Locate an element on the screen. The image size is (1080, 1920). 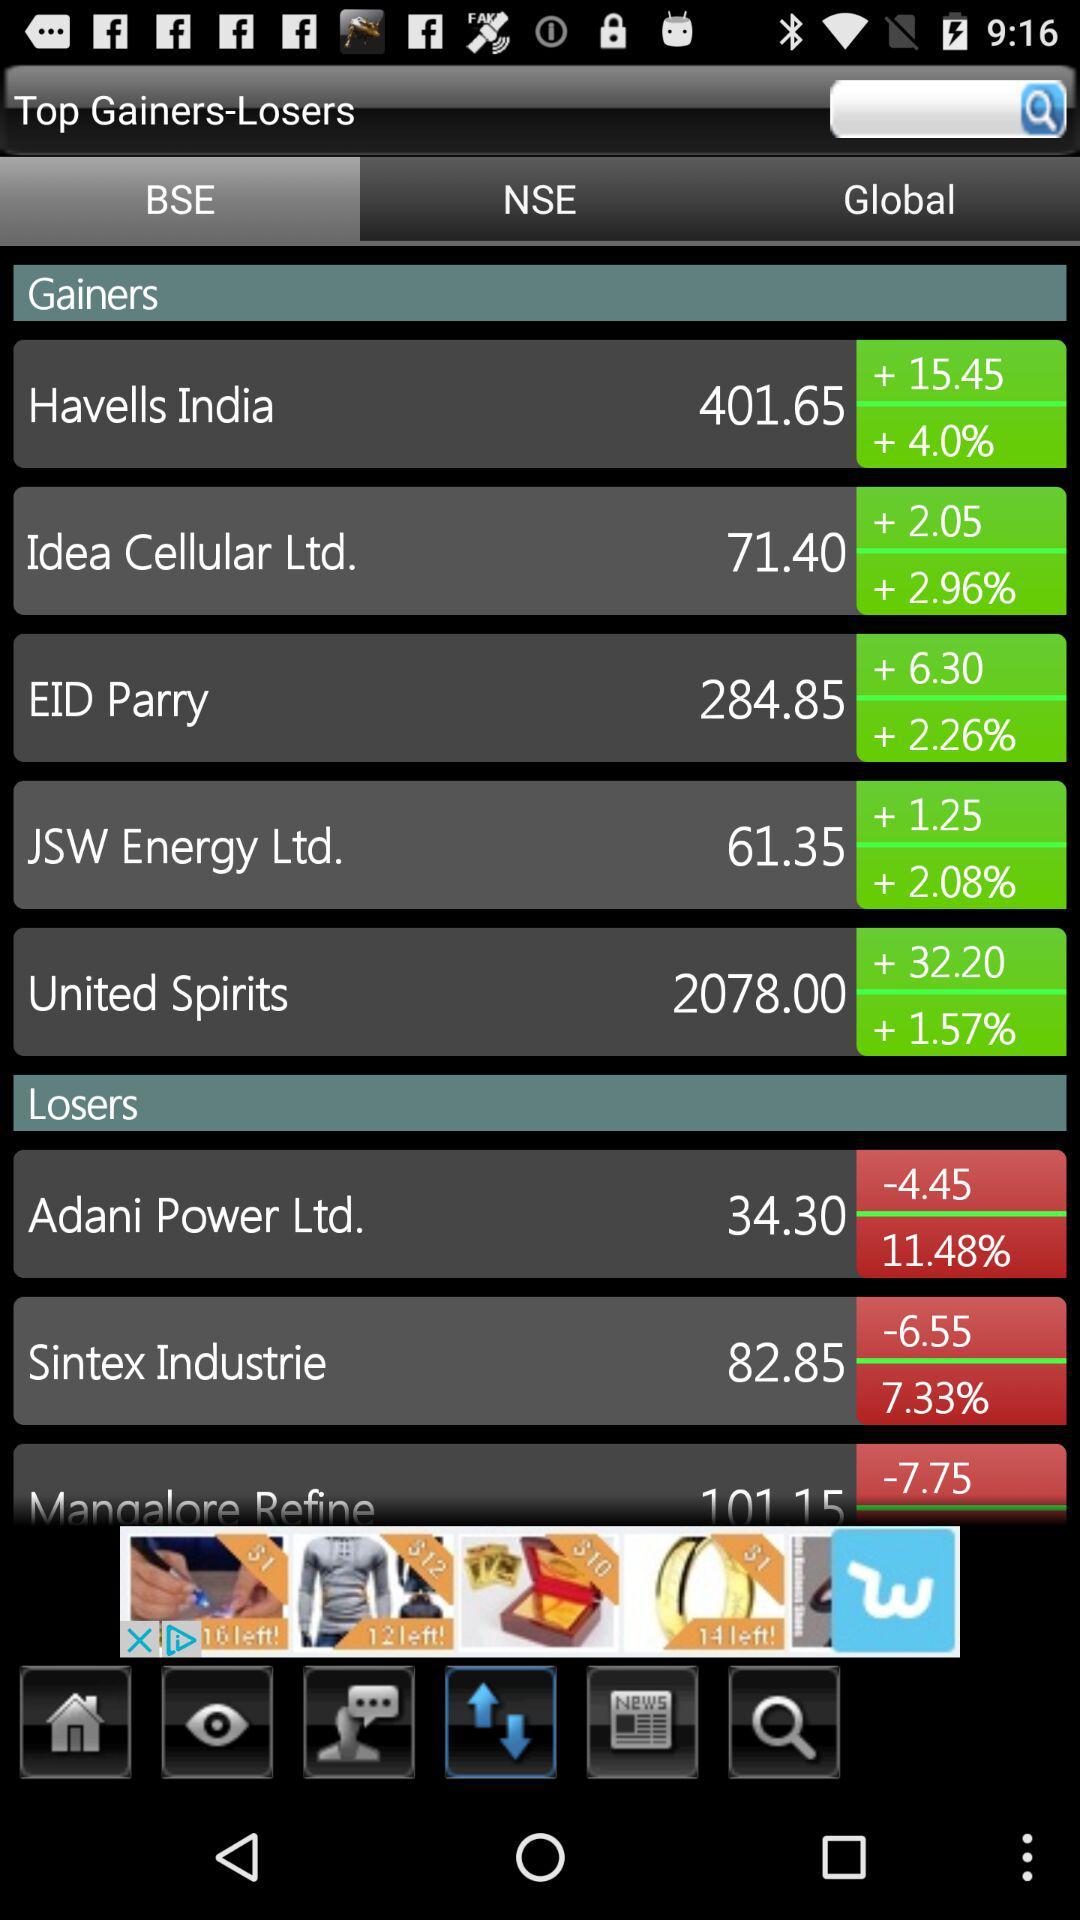
home is located at coordinates (75, 1727).